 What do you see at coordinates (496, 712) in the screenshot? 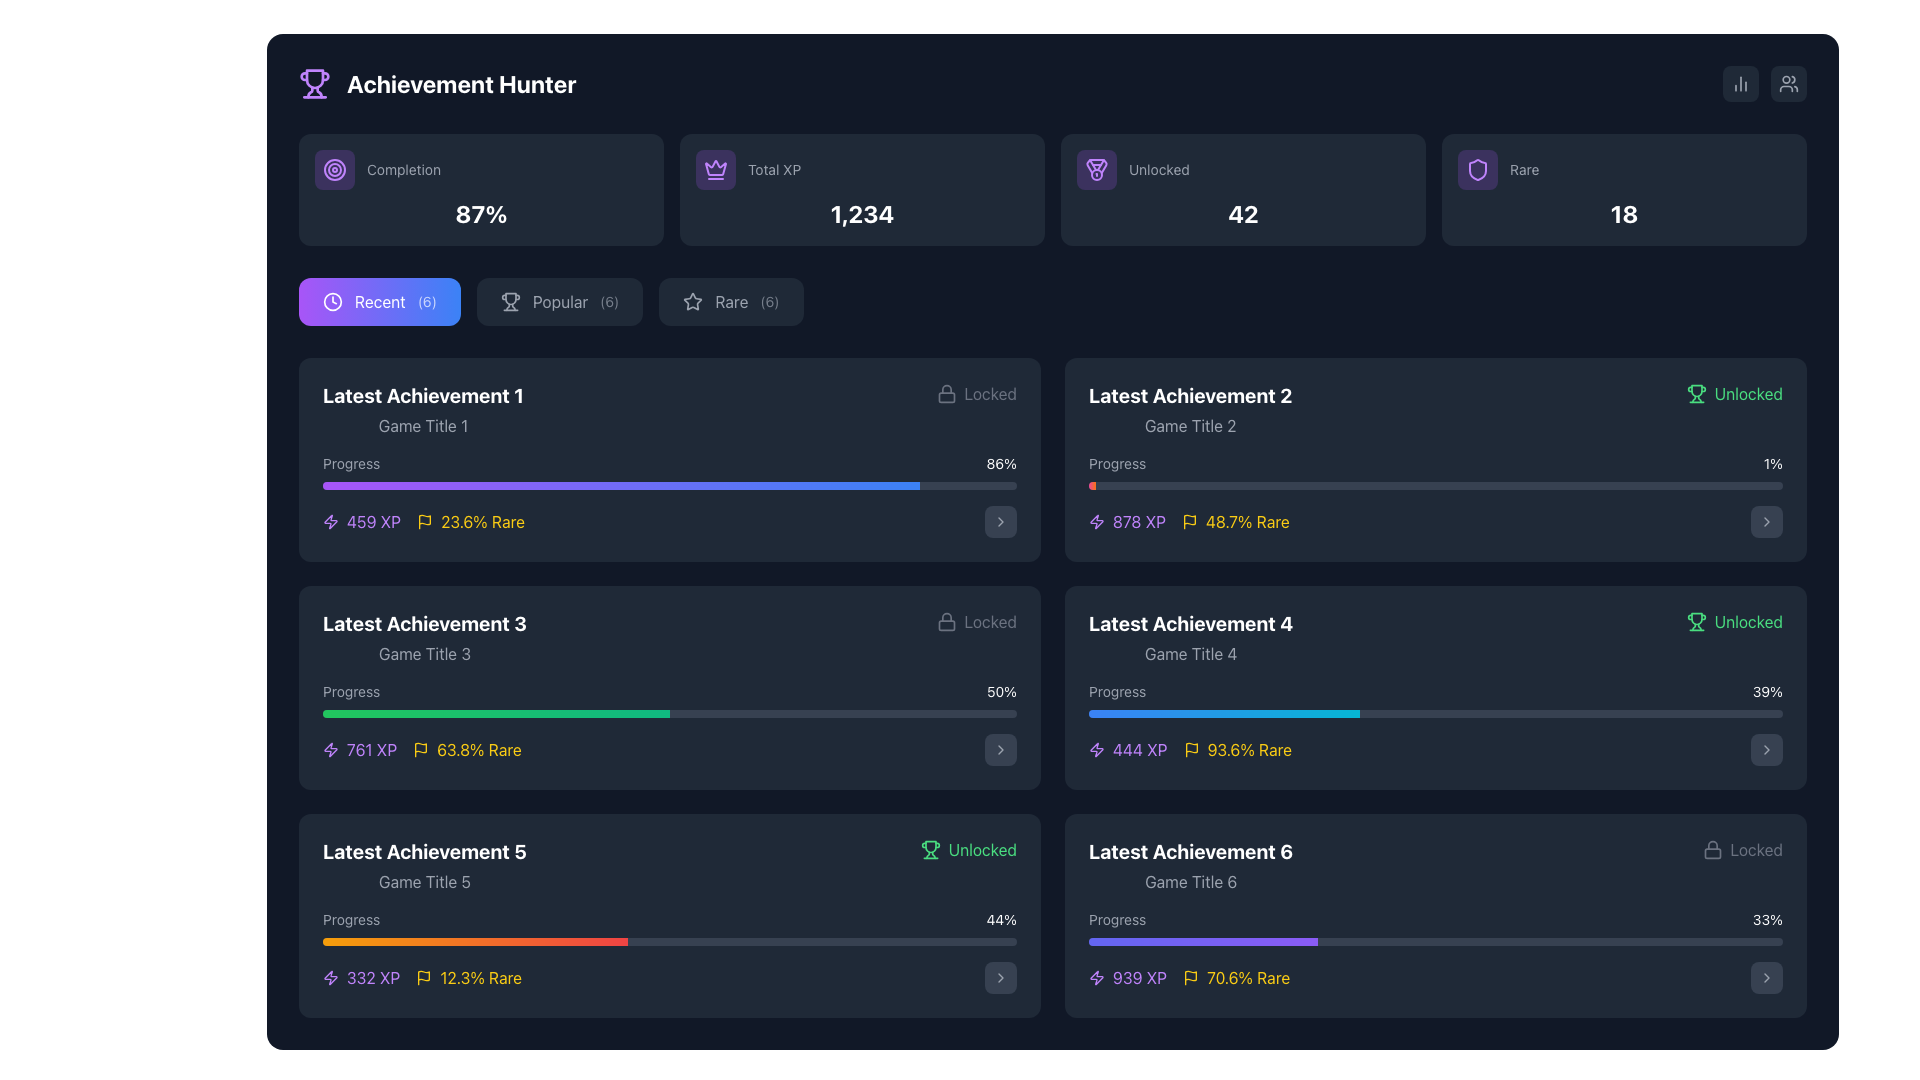
I see `the progress indicator bar located below the 'Latest Achievement 3' section in the middle column of the layout to visually indicate the progress completion status` at bounding box center [496, 712].